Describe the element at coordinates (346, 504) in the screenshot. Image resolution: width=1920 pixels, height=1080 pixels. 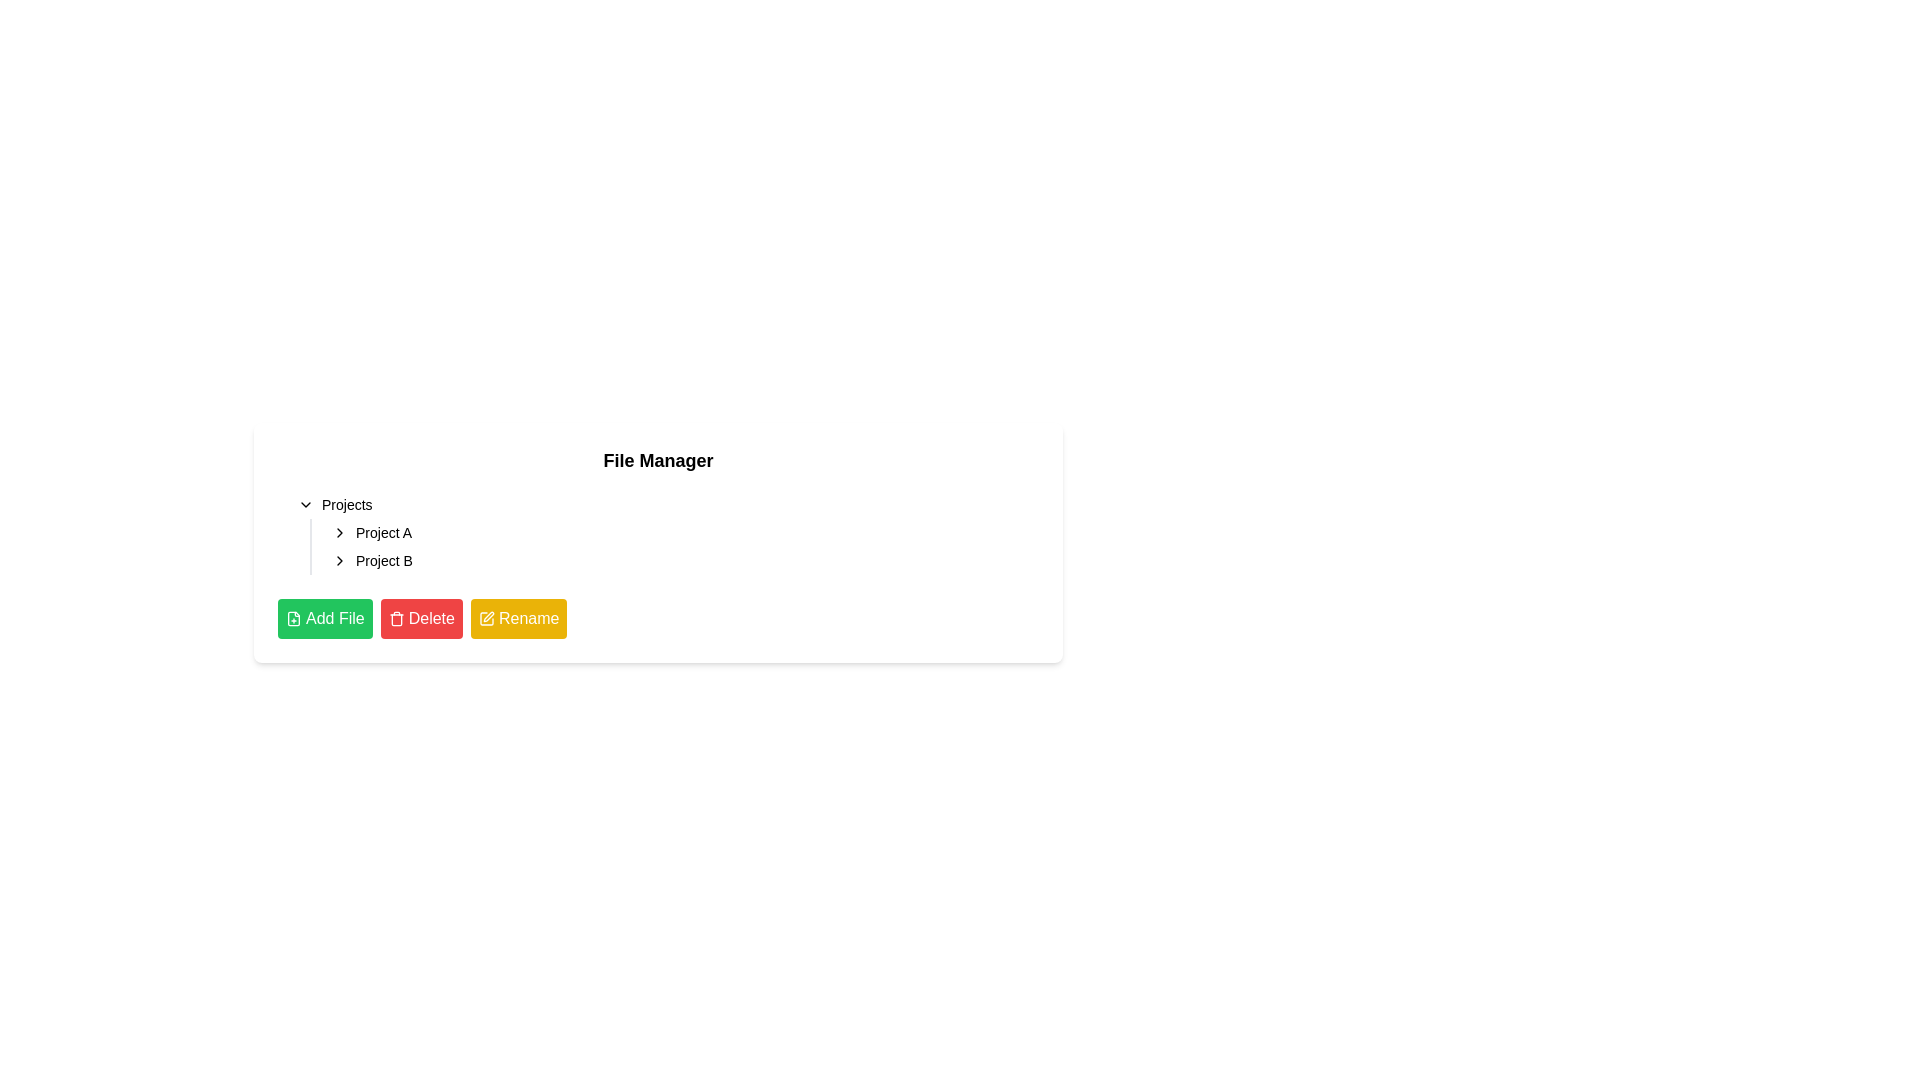
I see `the text element that serves as a label for the collapsible project list section` at that location.